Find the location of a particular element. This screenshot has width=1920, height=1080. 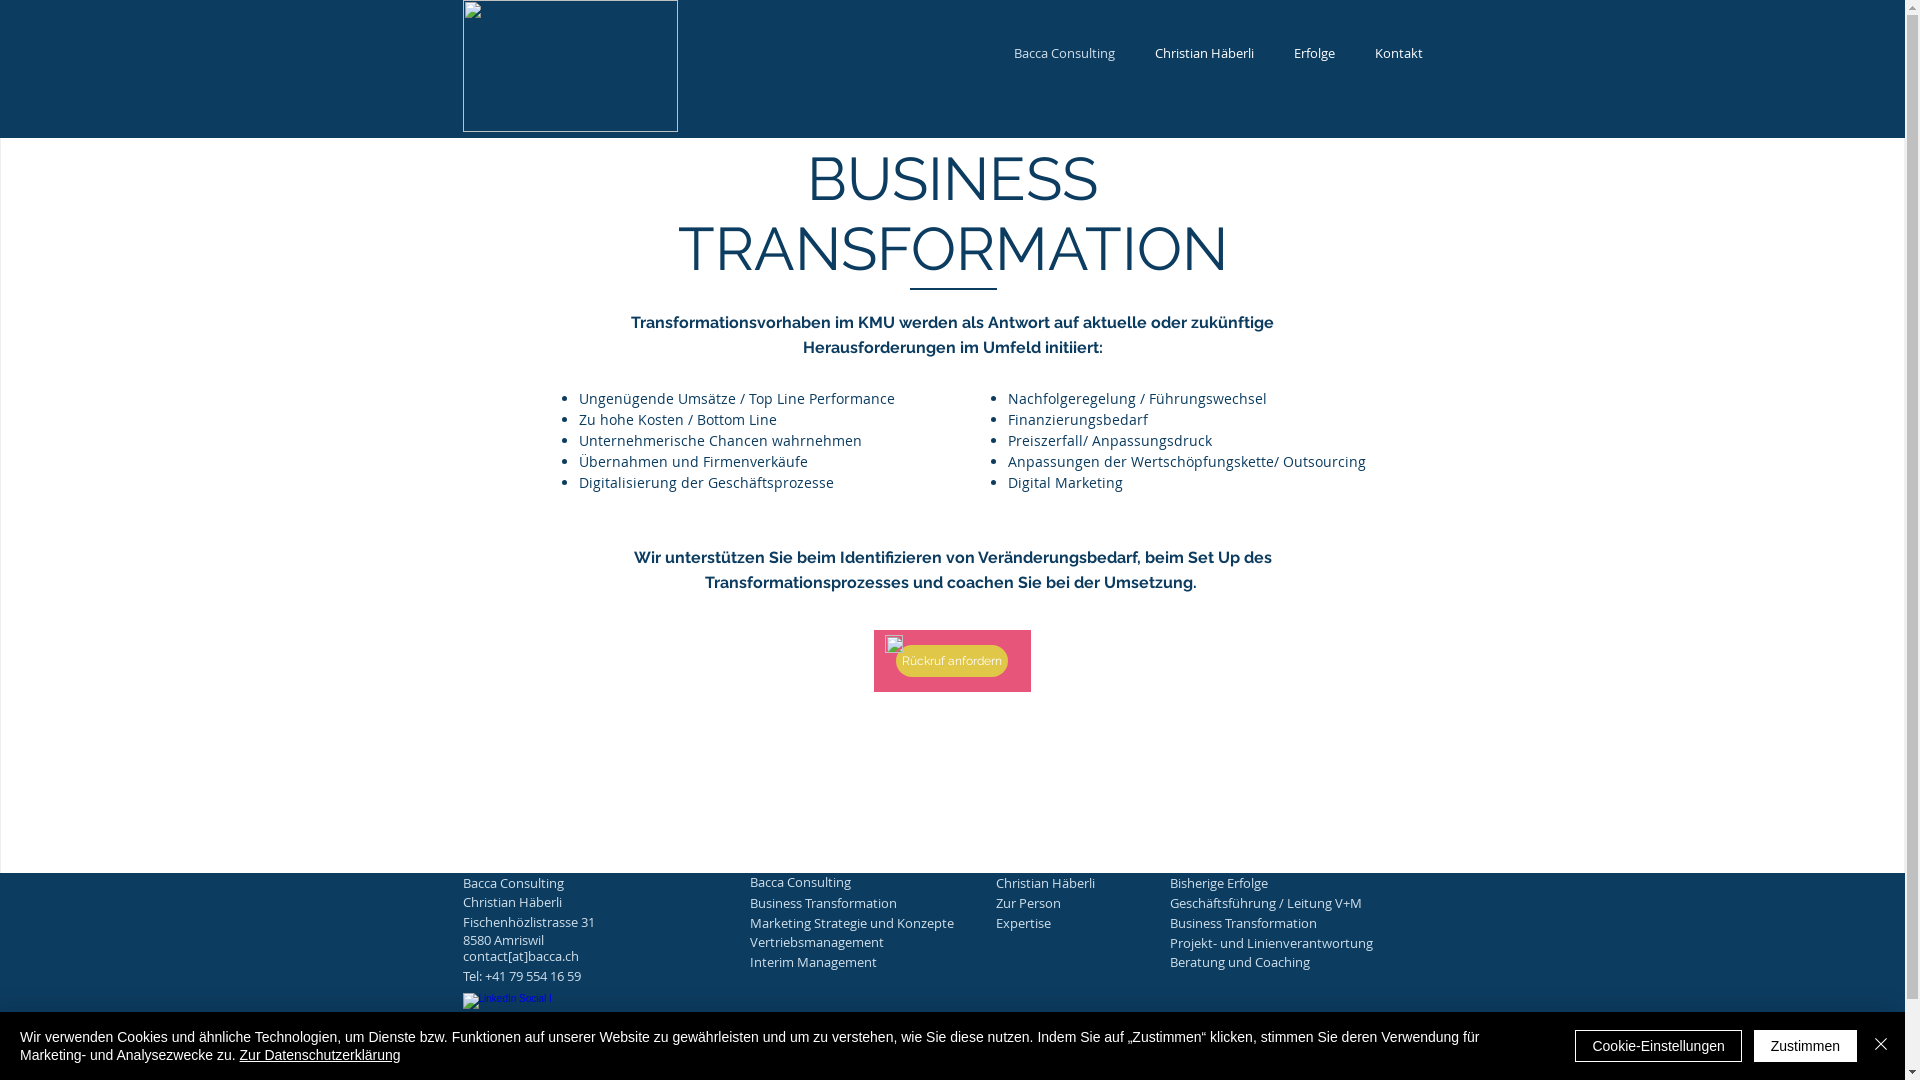

'Kontakt' is located at coordinates (1396, 52).